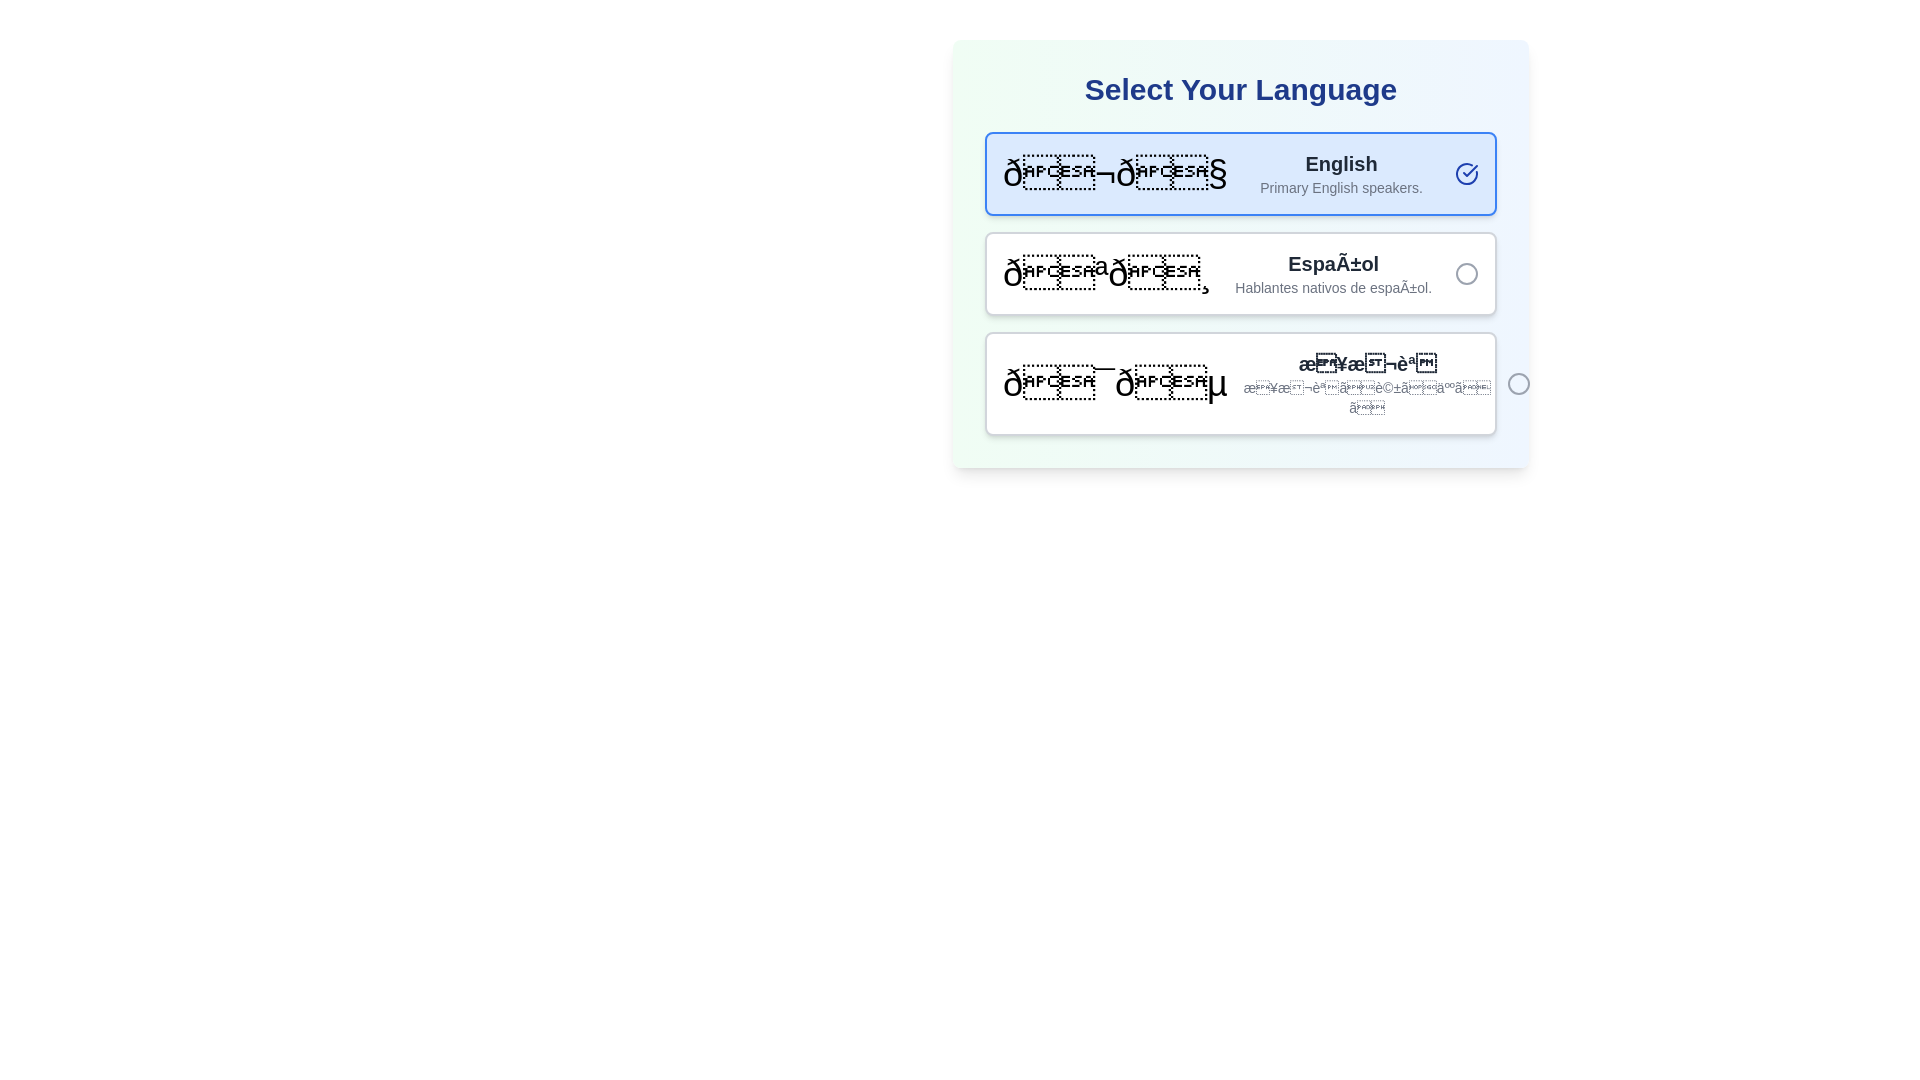 Image resolution: width=1920 pixels, height=1080 pixels. Describe the element at coordinates (1341, 188) in the screenshot. I see `the descriptive text label that provides context for the 'English' language option in the language selection interface` at that location.